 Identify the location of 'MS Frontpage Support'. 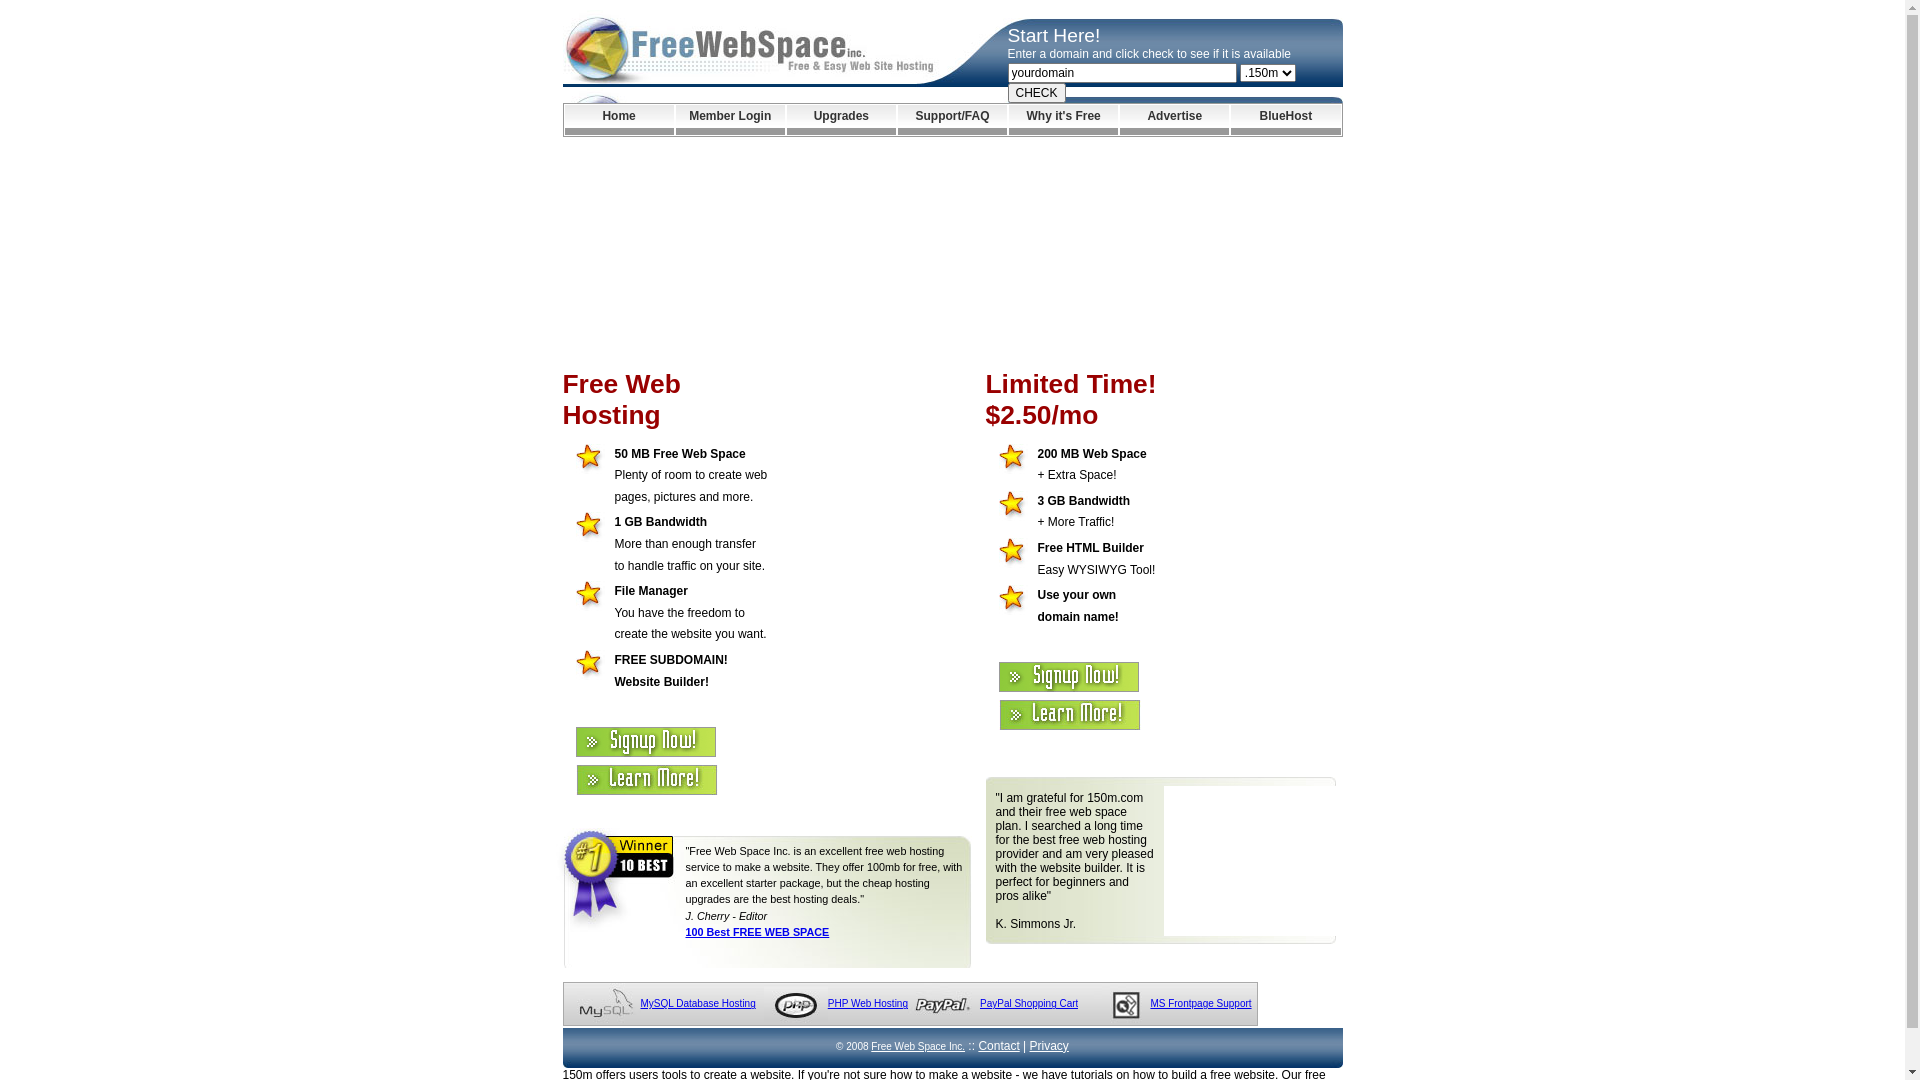
(1200, 1003).